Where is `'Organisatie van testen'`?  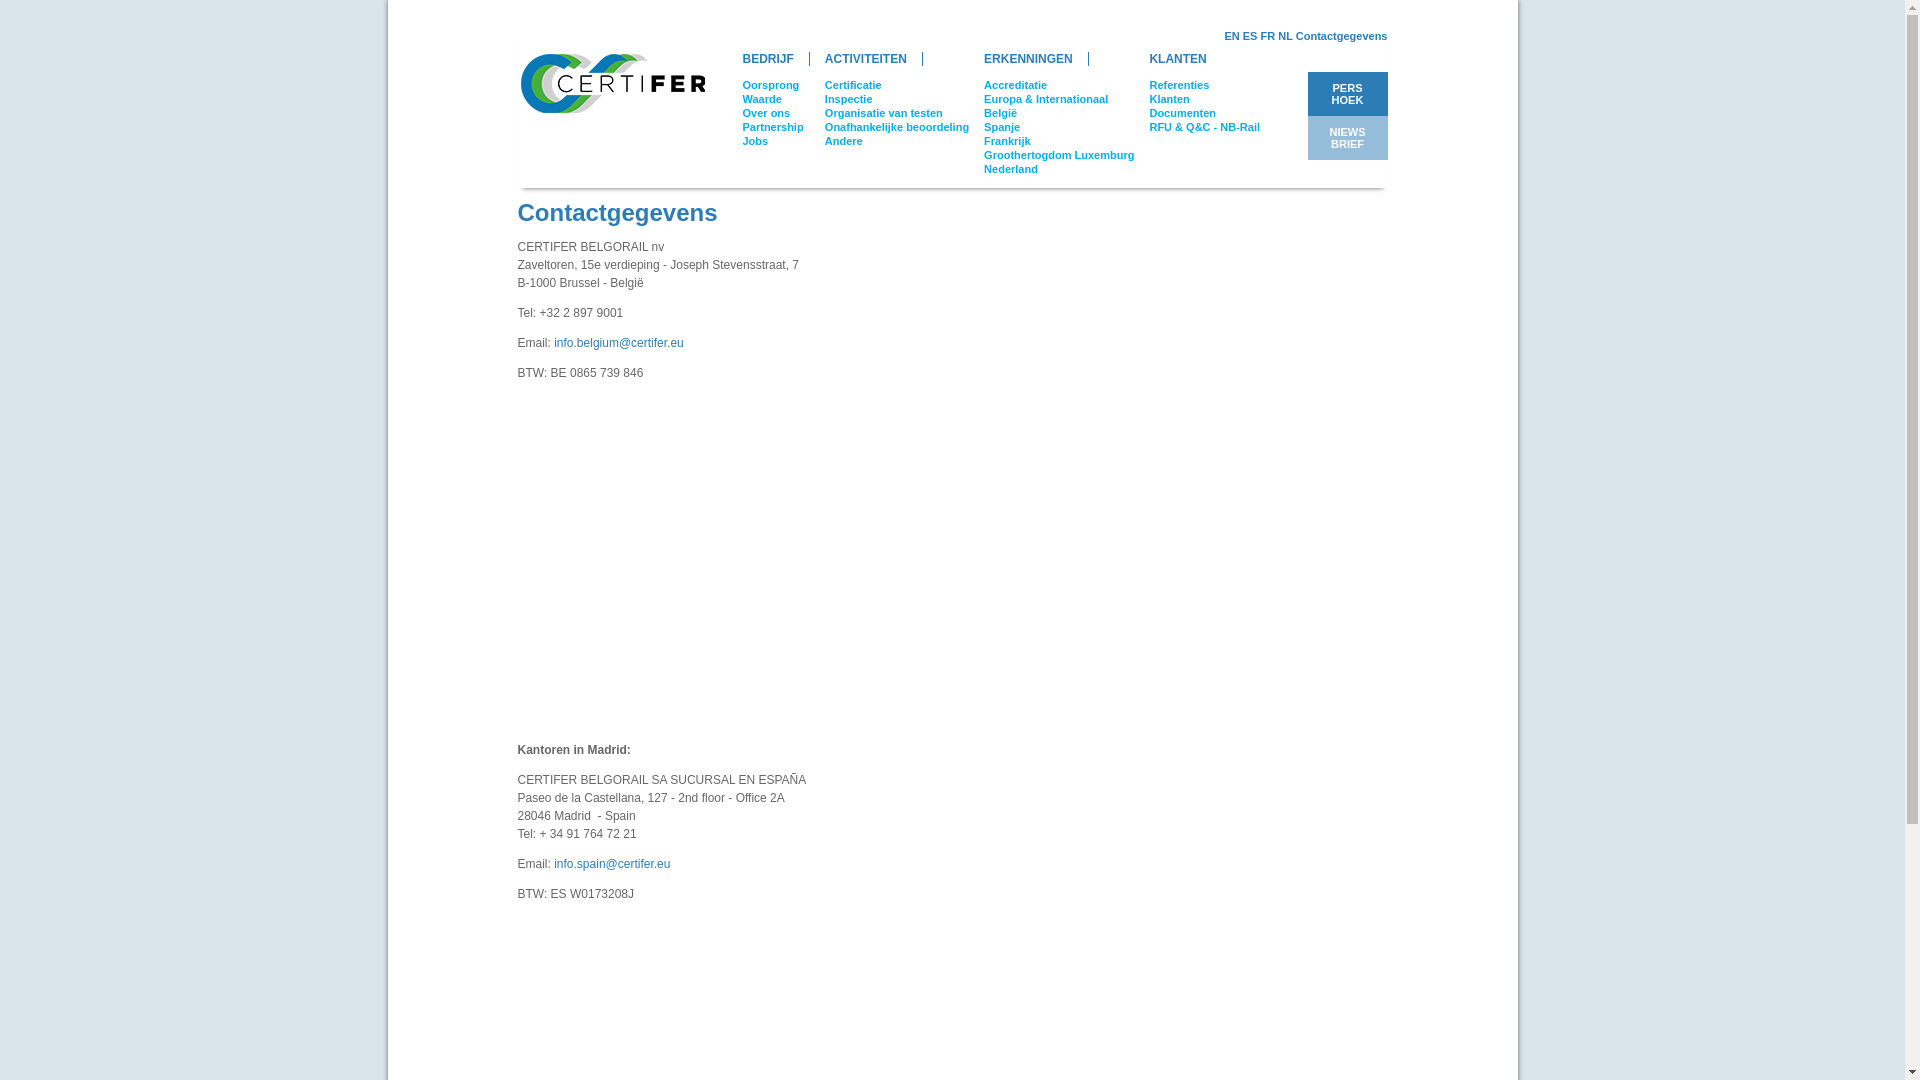 'Organisatie van testen' is located at coordinates (825, 112).